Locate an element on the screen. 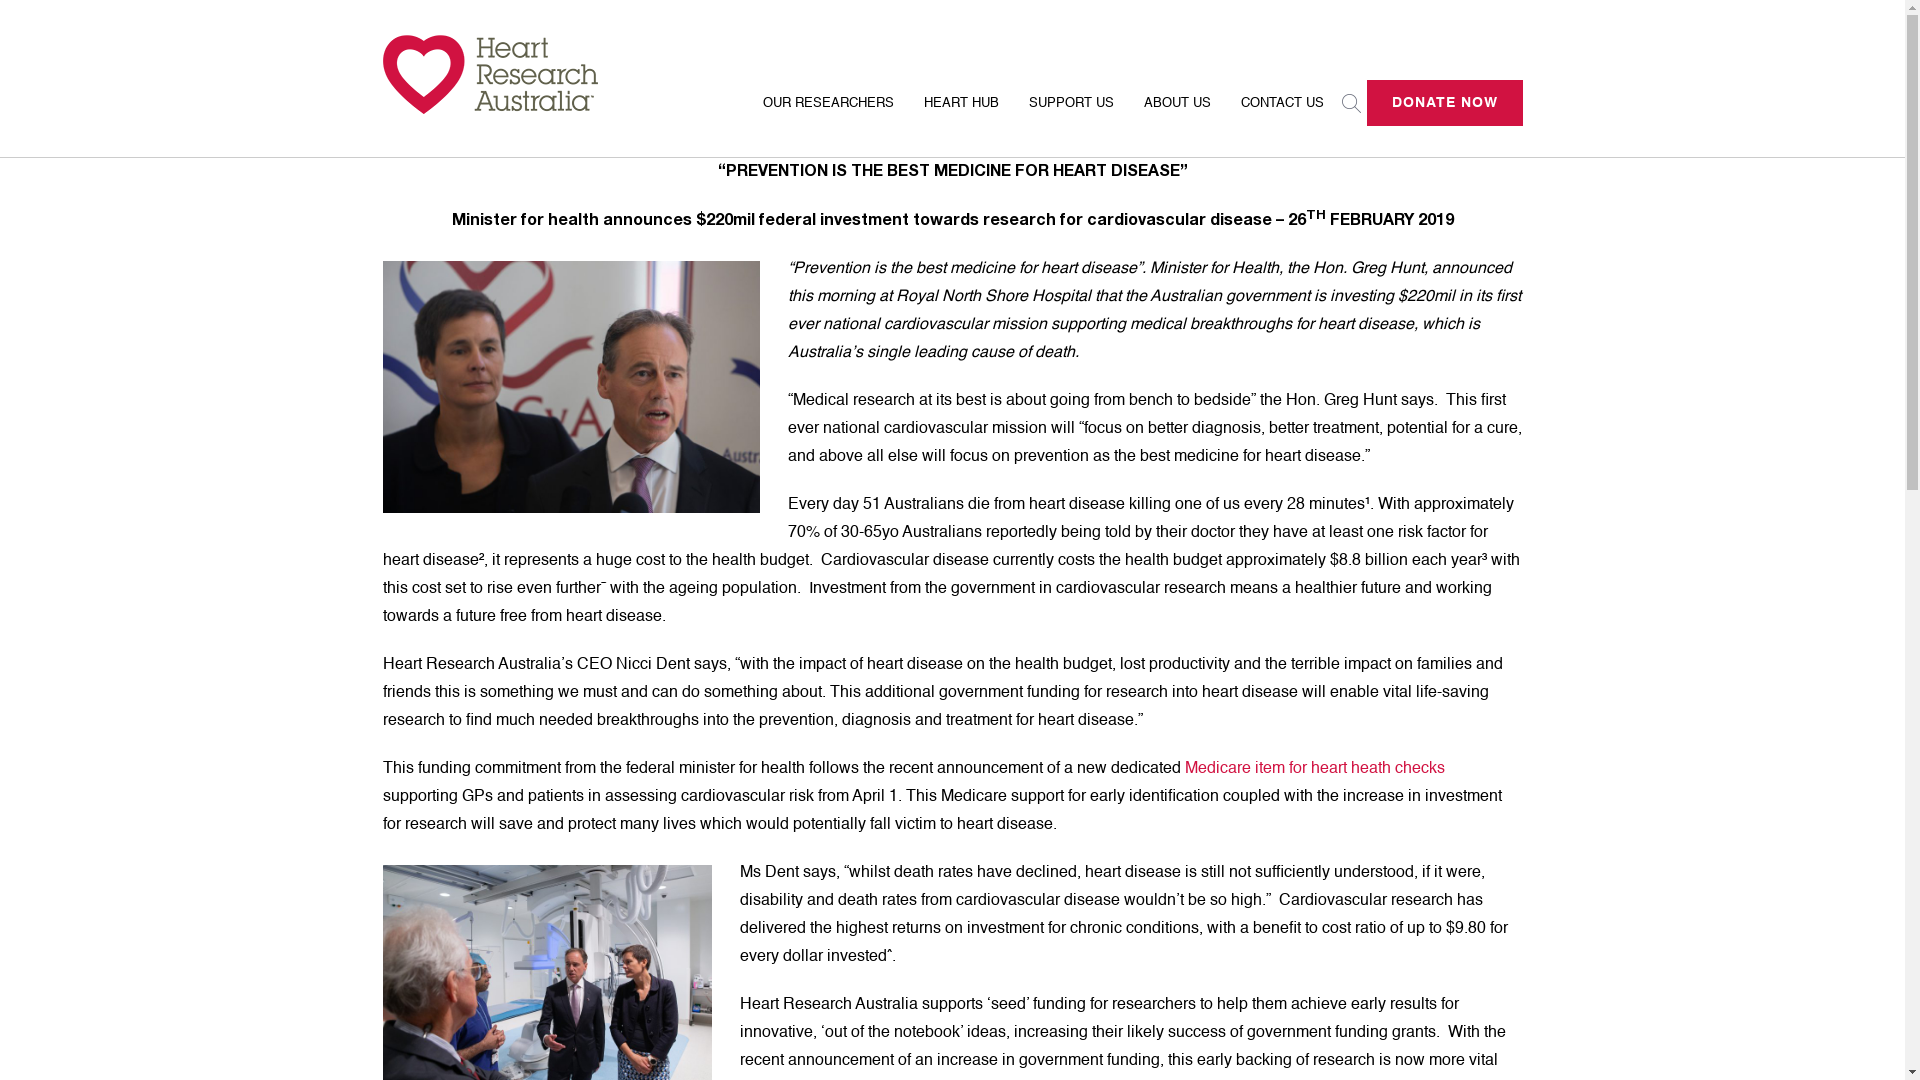  'DONATE NOW' is located at coordinates (1444, 103).